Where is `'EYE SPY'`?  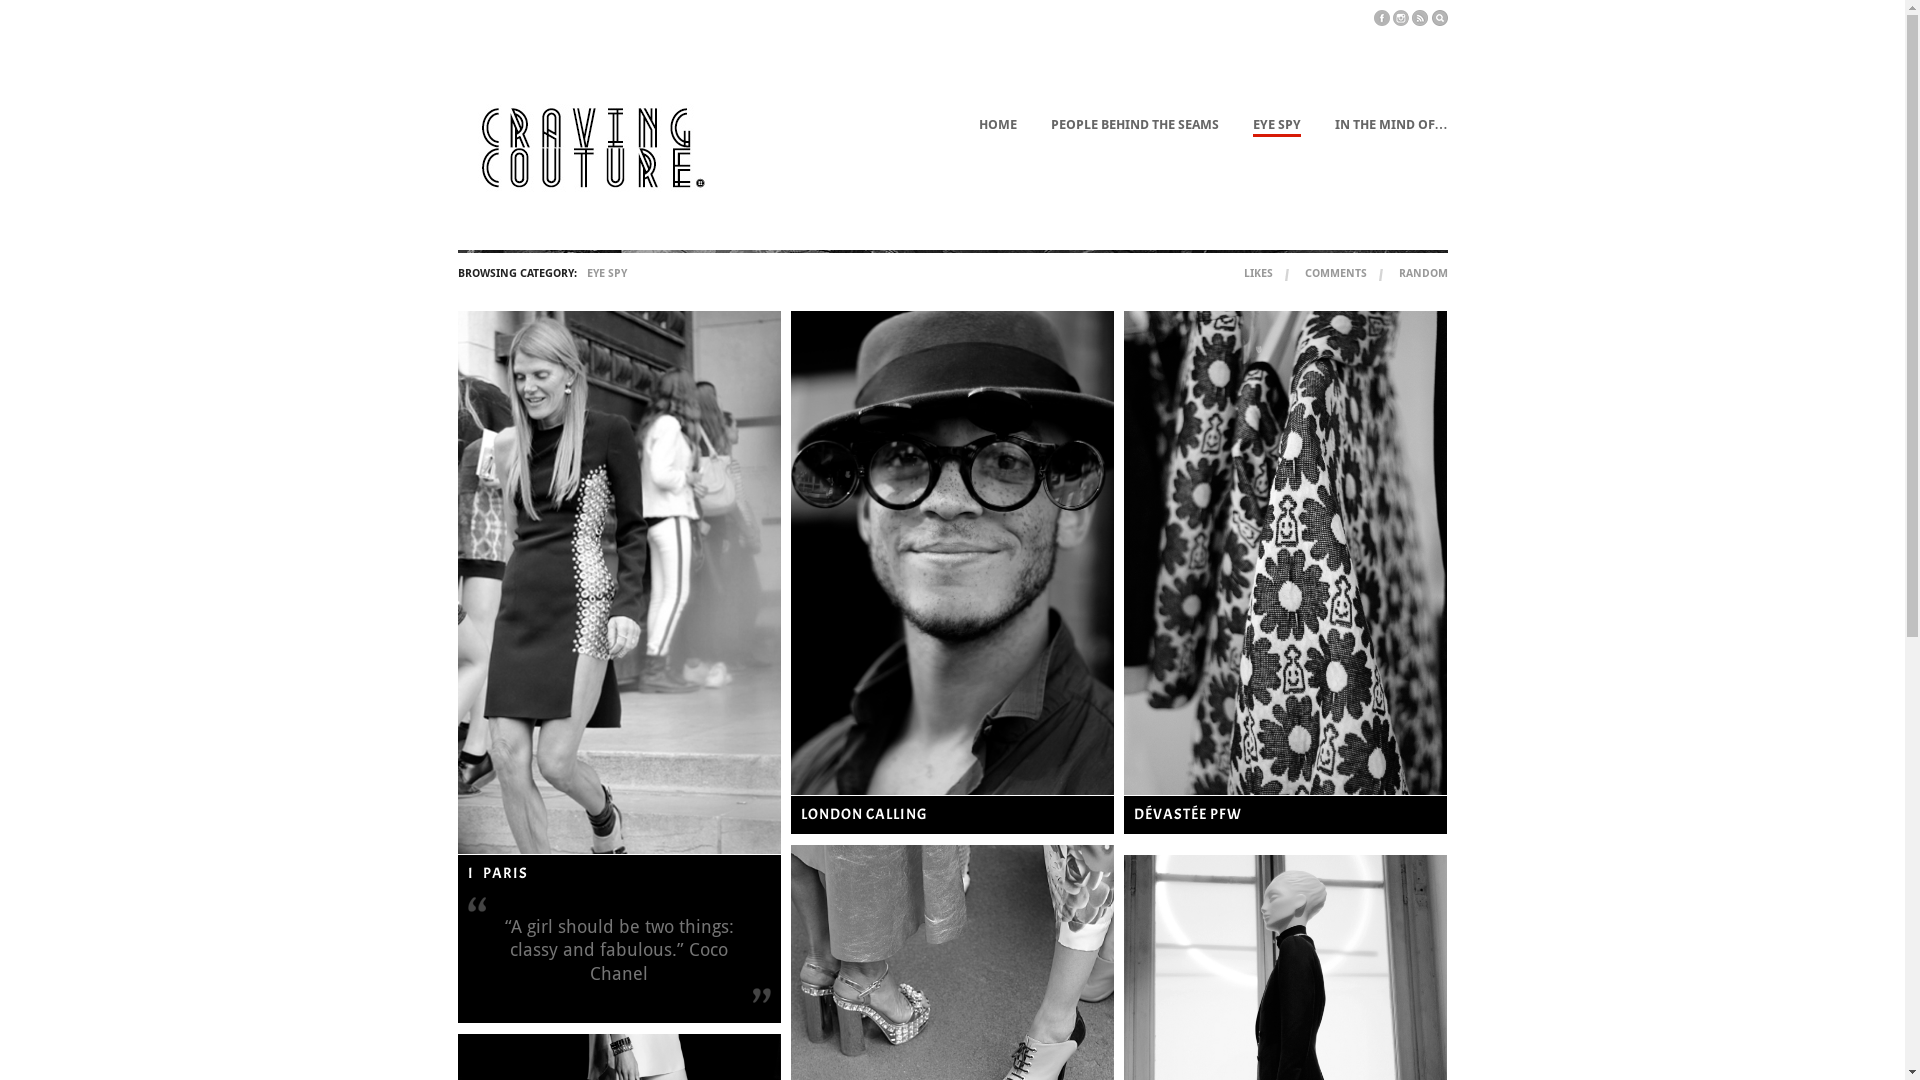 'EYE SPY' is located at coordinates (1275, 127).